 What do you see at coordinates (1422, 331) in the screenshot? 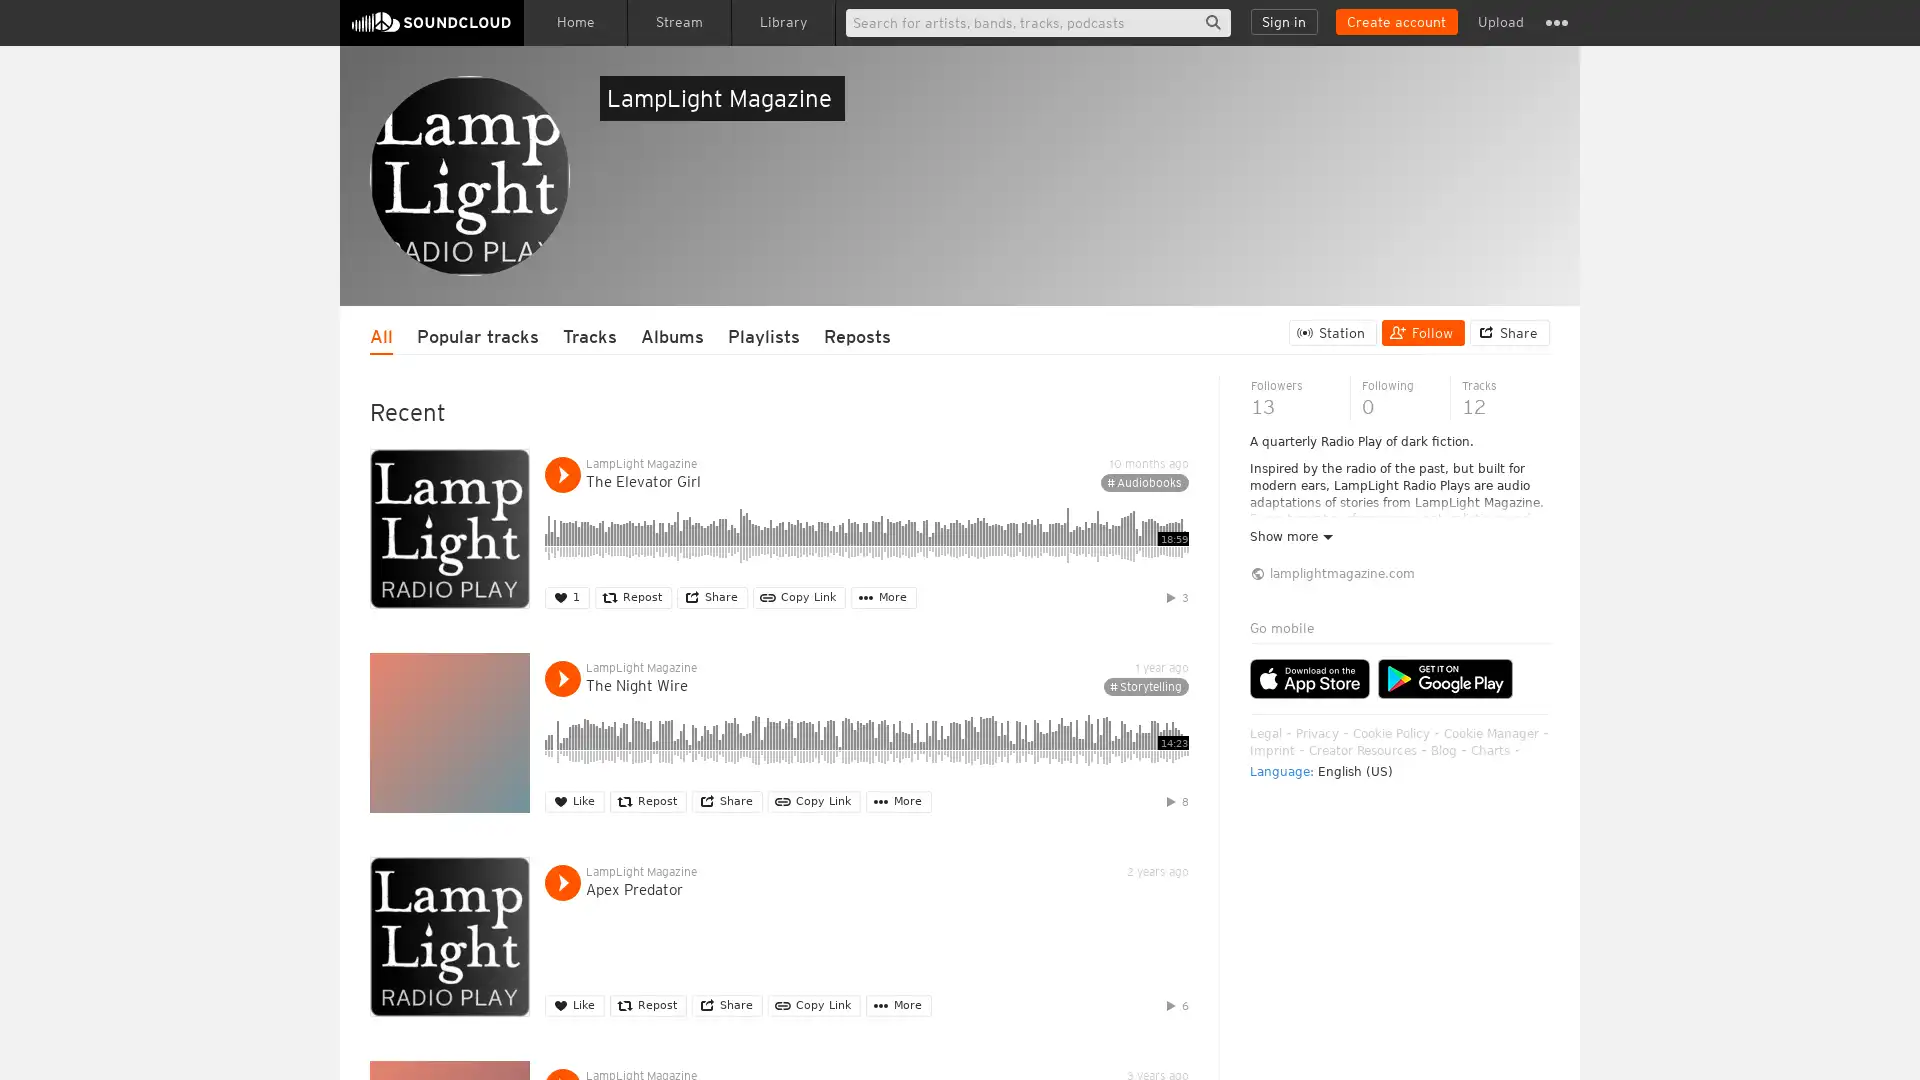
I see `Follow` at bounding box center [1422, 331].